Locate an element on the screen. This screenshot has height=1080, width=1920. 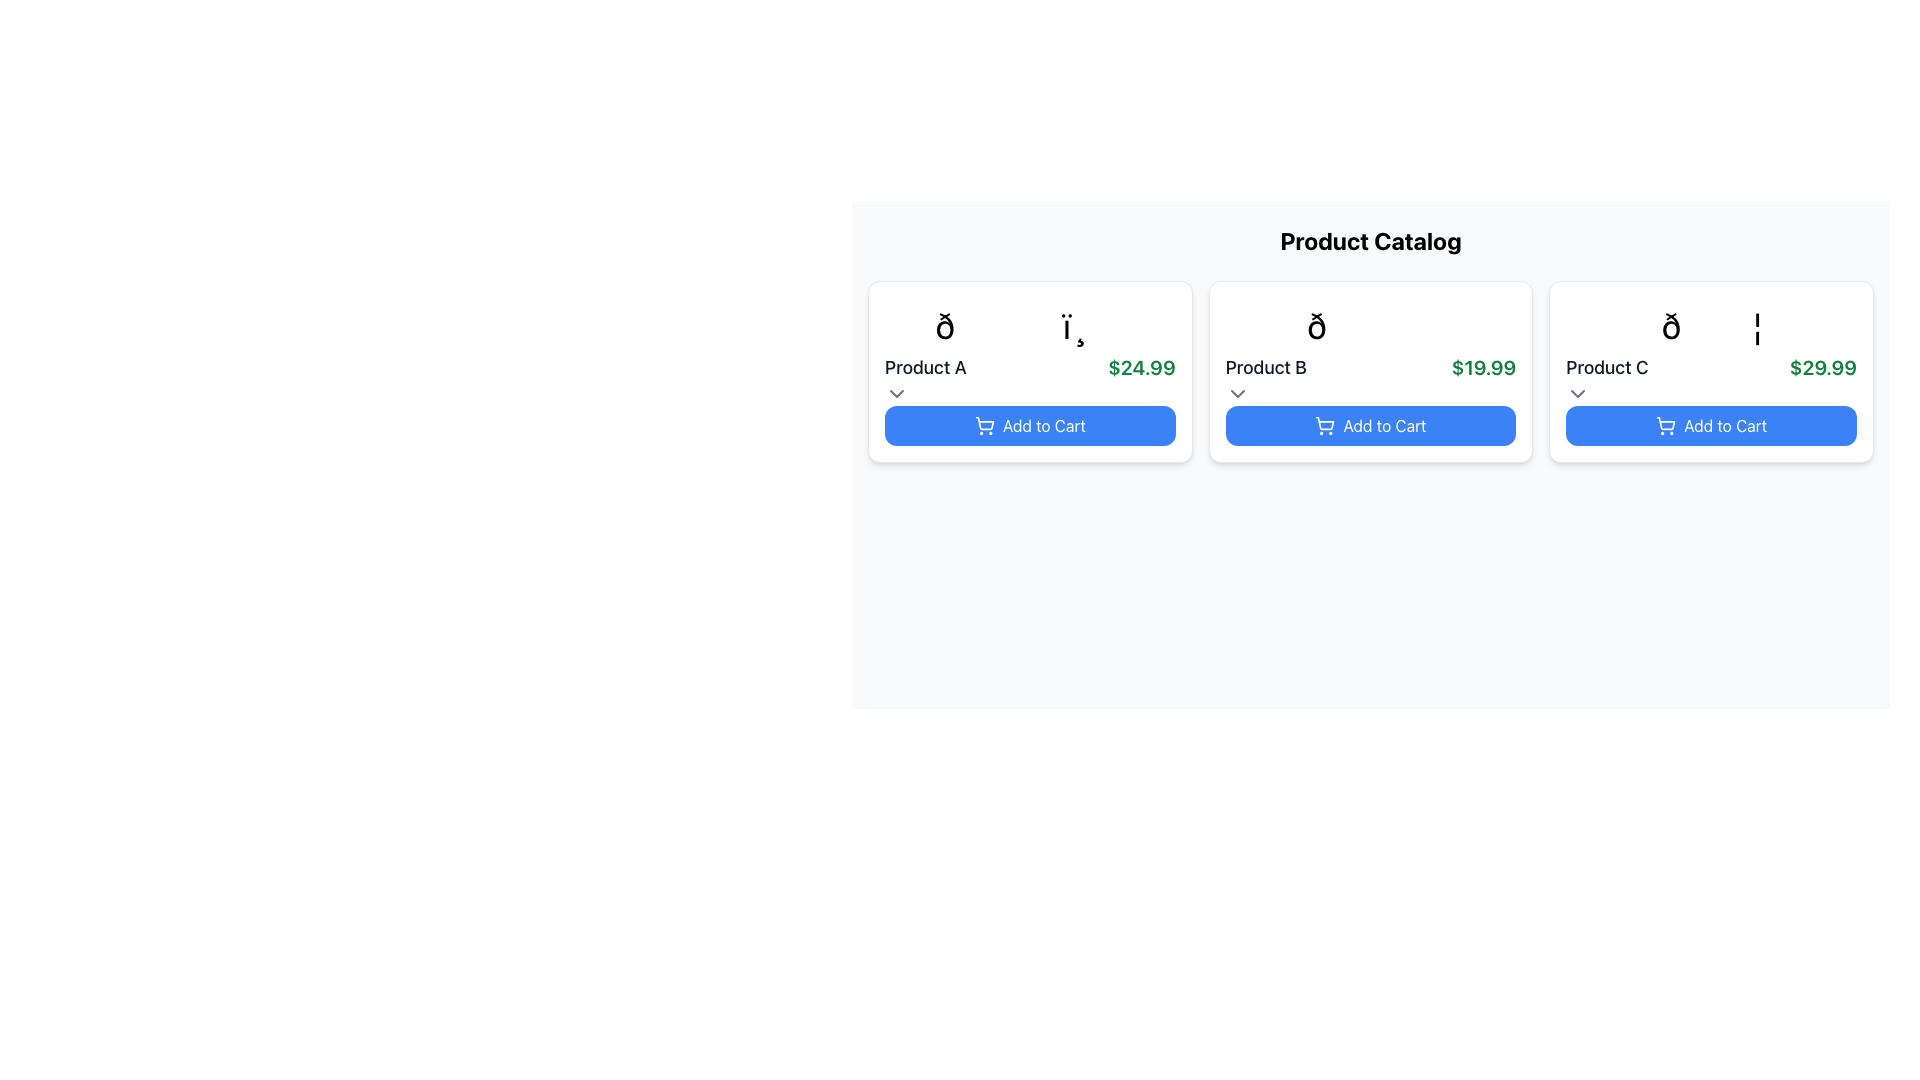
the Text Display element that serves as a product label or title, located in the middle card of a horizontally aligned card group, above the price '$19.99' is located at coordinates (1265, 367).